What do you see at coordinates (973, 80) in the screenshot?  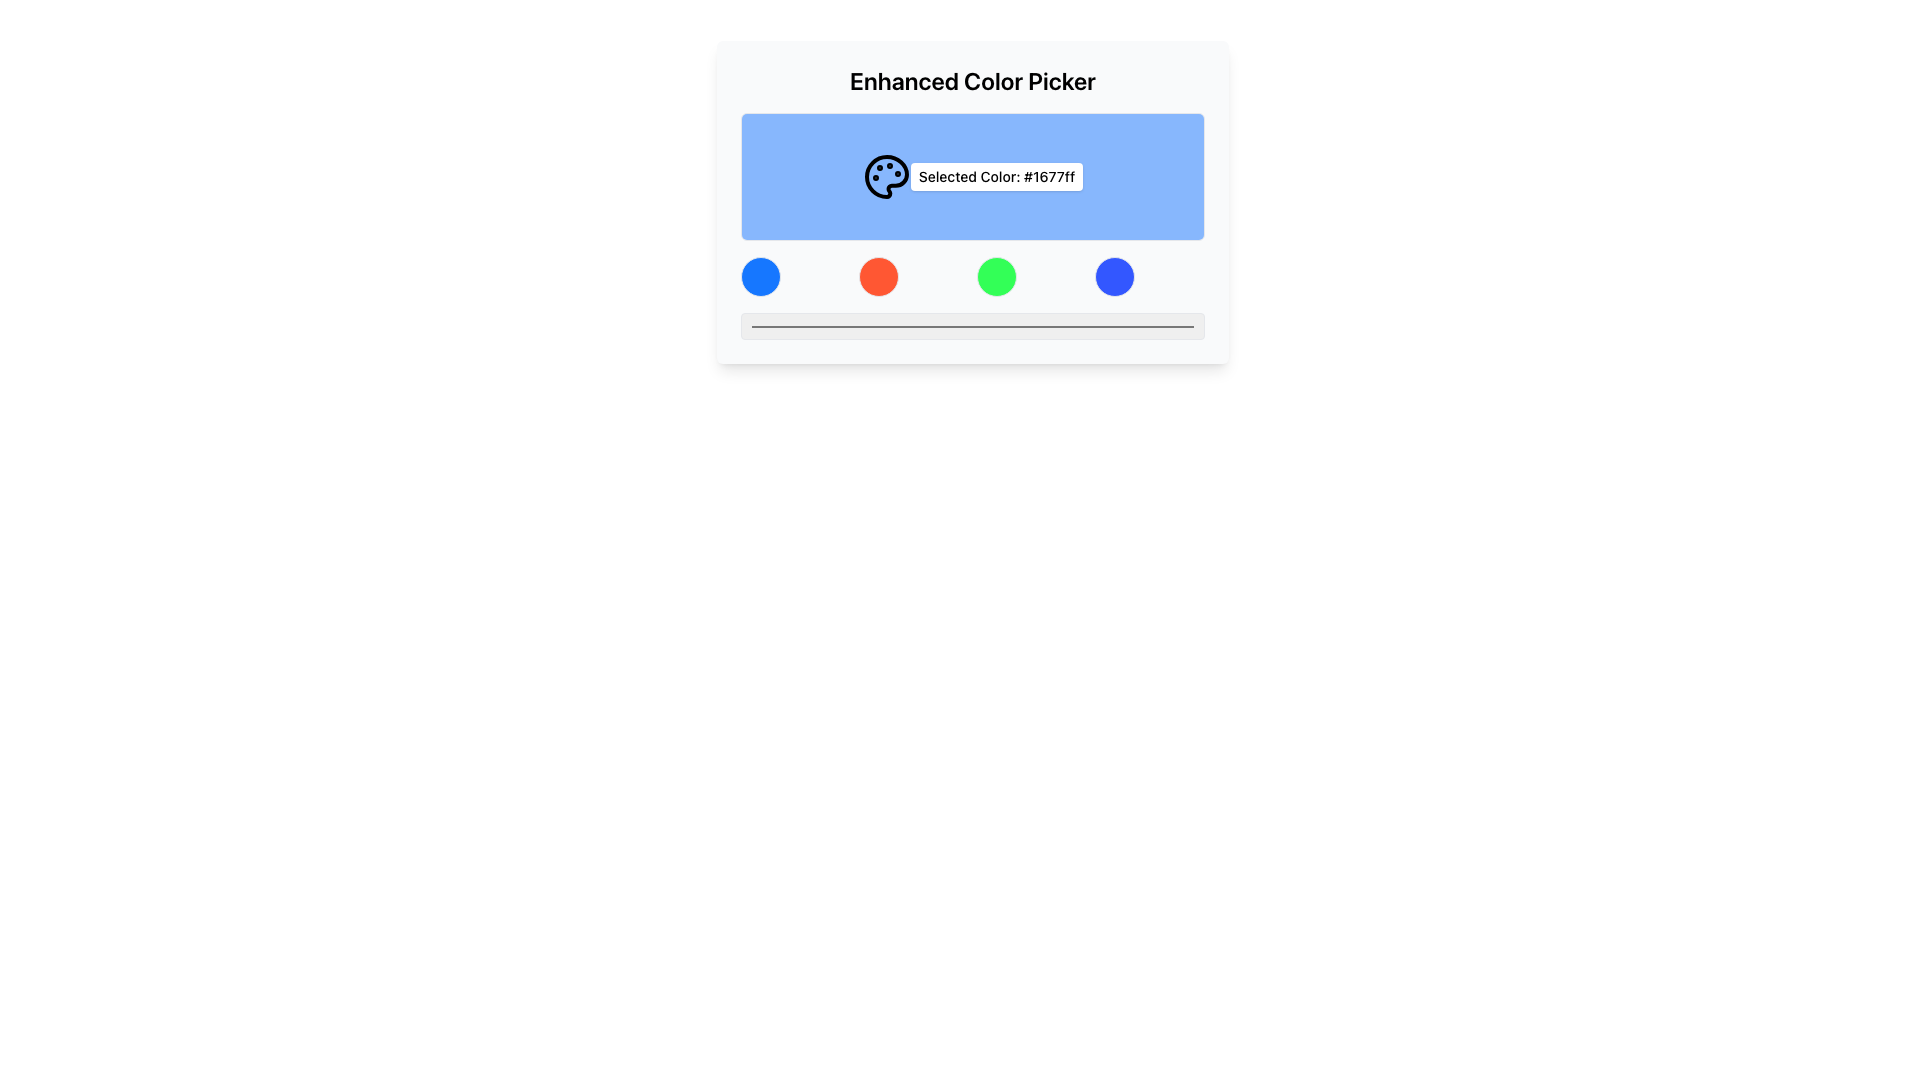 I see `text of the heading at the top of the color picker interface, which indicates its purpose` at bounding box center [973, 80].